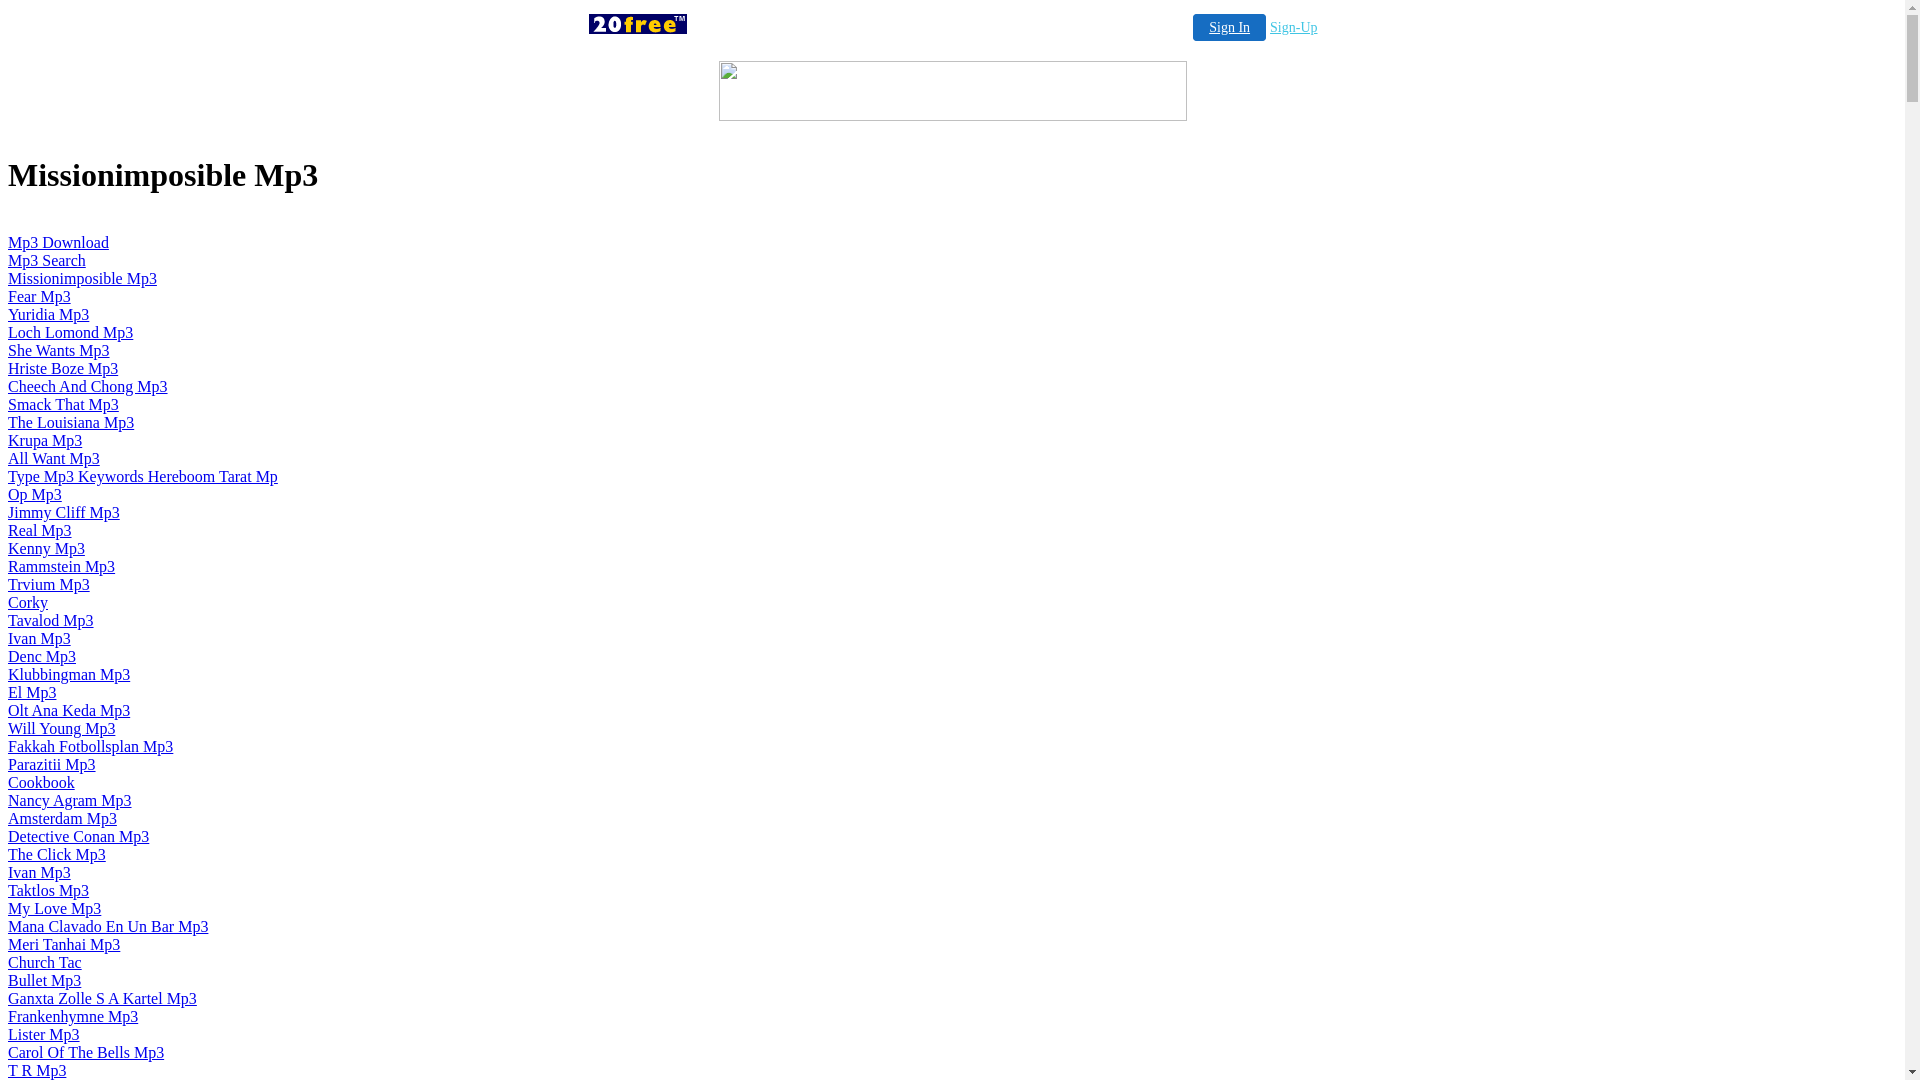 This screenshot has height=1080, width=1920. Describe the element at coordinates (81, 278) in the screenshot. I see `'Missionimposible Mp3'` at that location.